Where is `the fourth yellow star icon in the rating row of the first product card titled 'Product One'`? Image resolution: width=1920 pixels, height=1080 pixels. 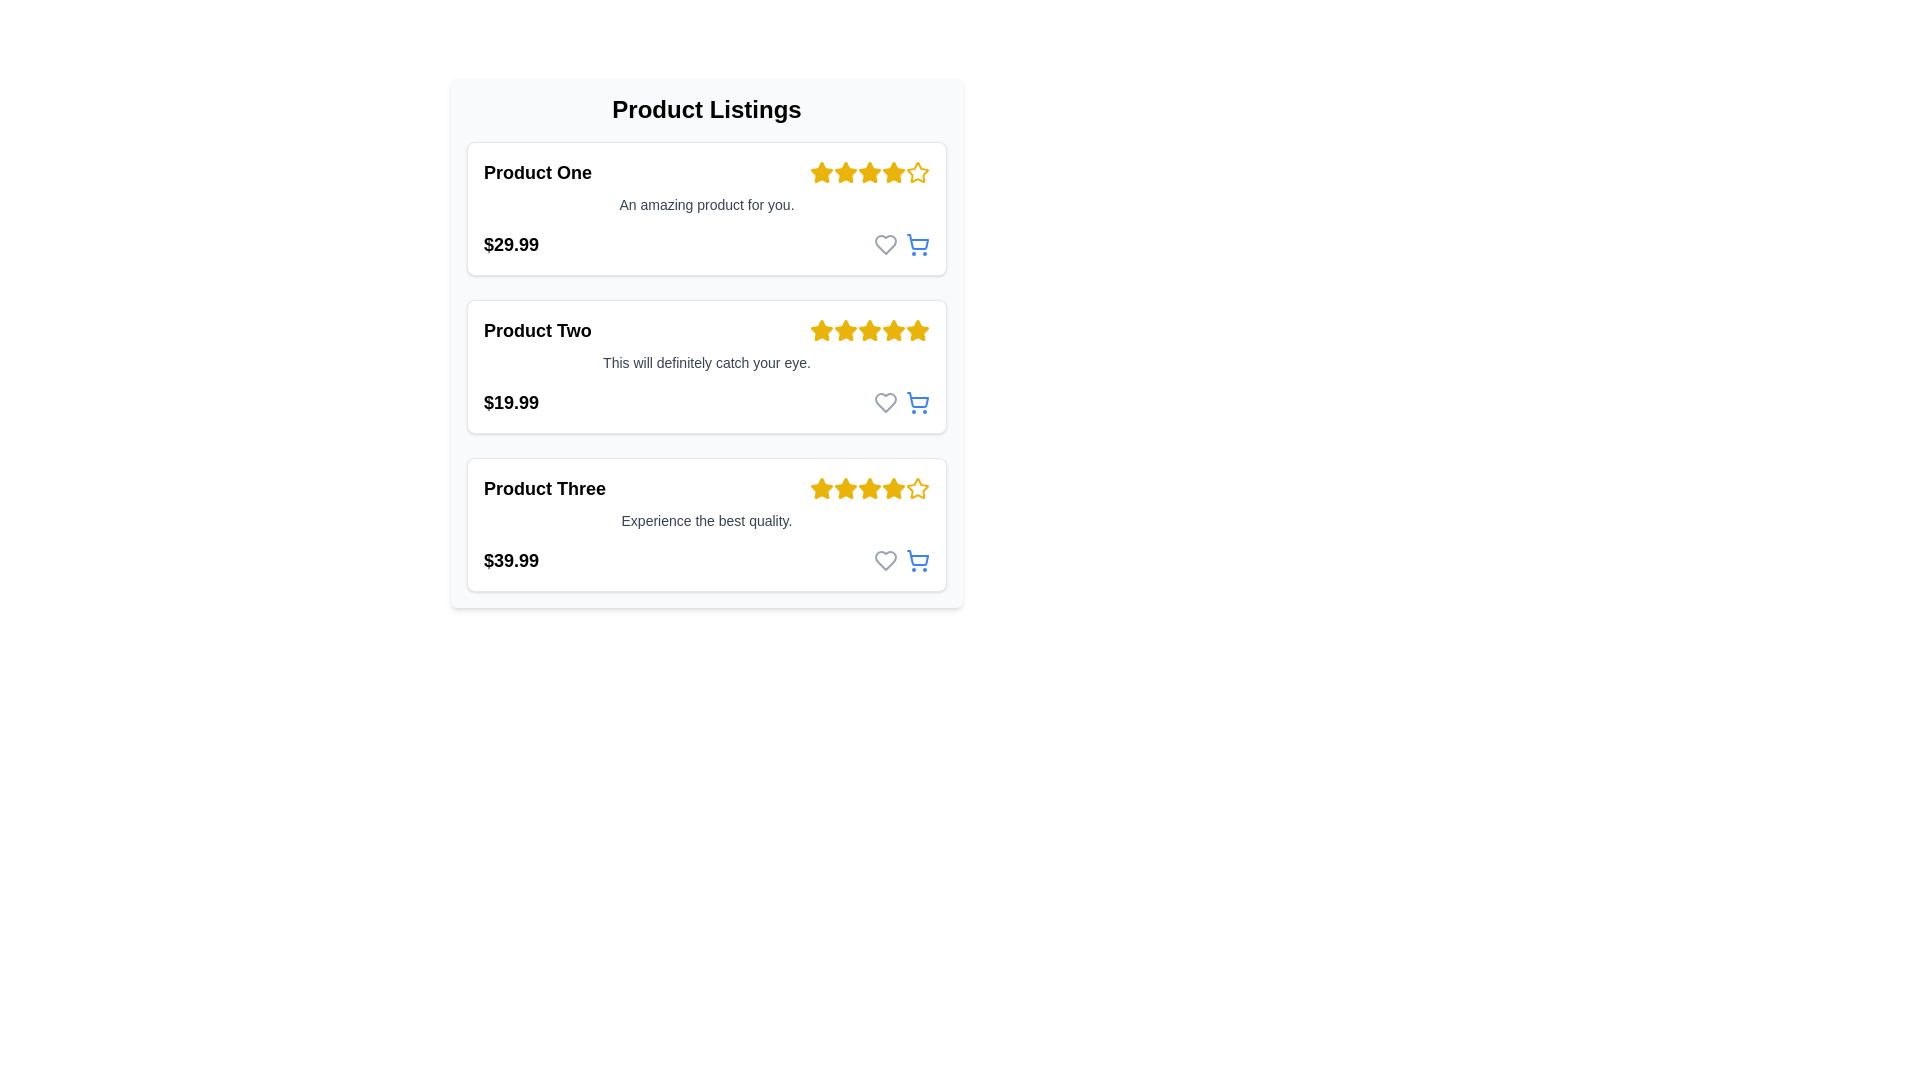 the fourth yellow star icon in the rating row of the first product card titled 'Product One' is located at coordinates (892, 171).